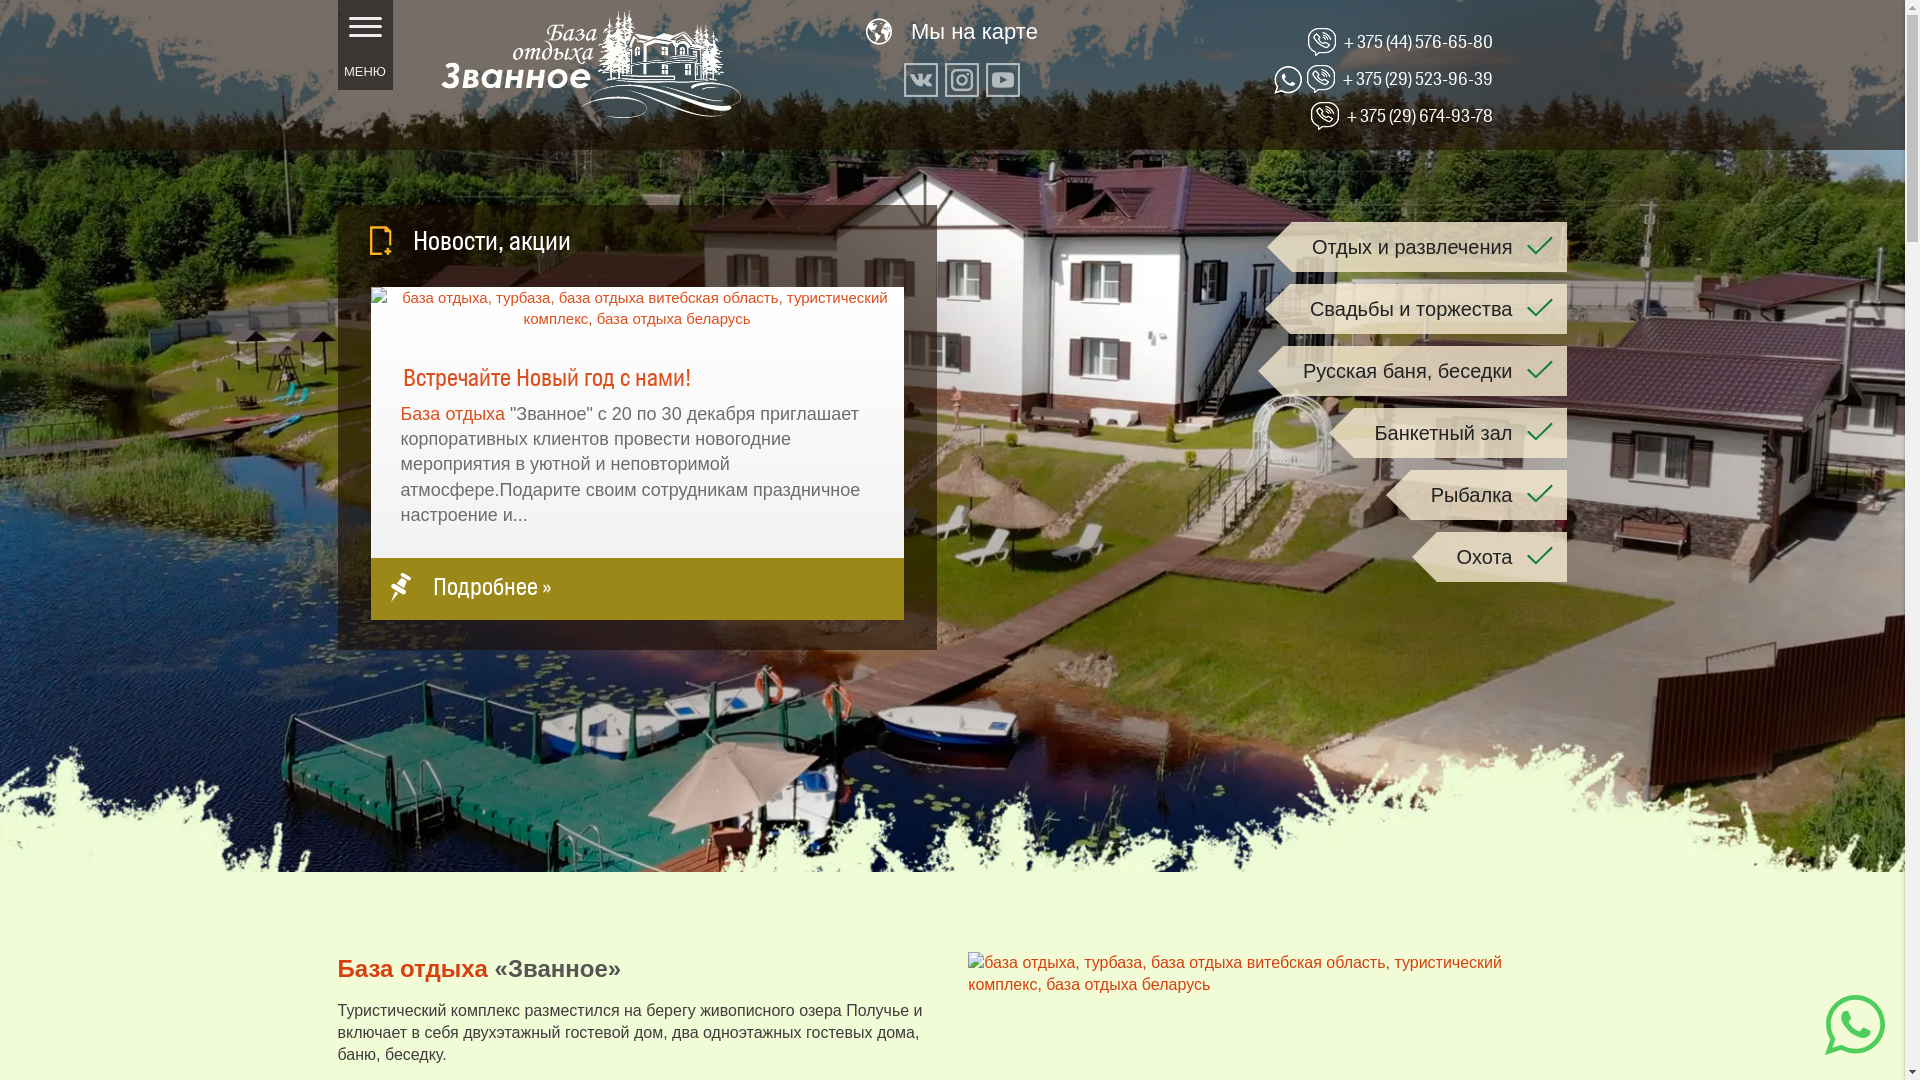 The image size is (1920, 1080). Describe the element at coordinates (1416, 77) in the screenshot. I see `'+ 375 (29) 523-96-39'` at that location.